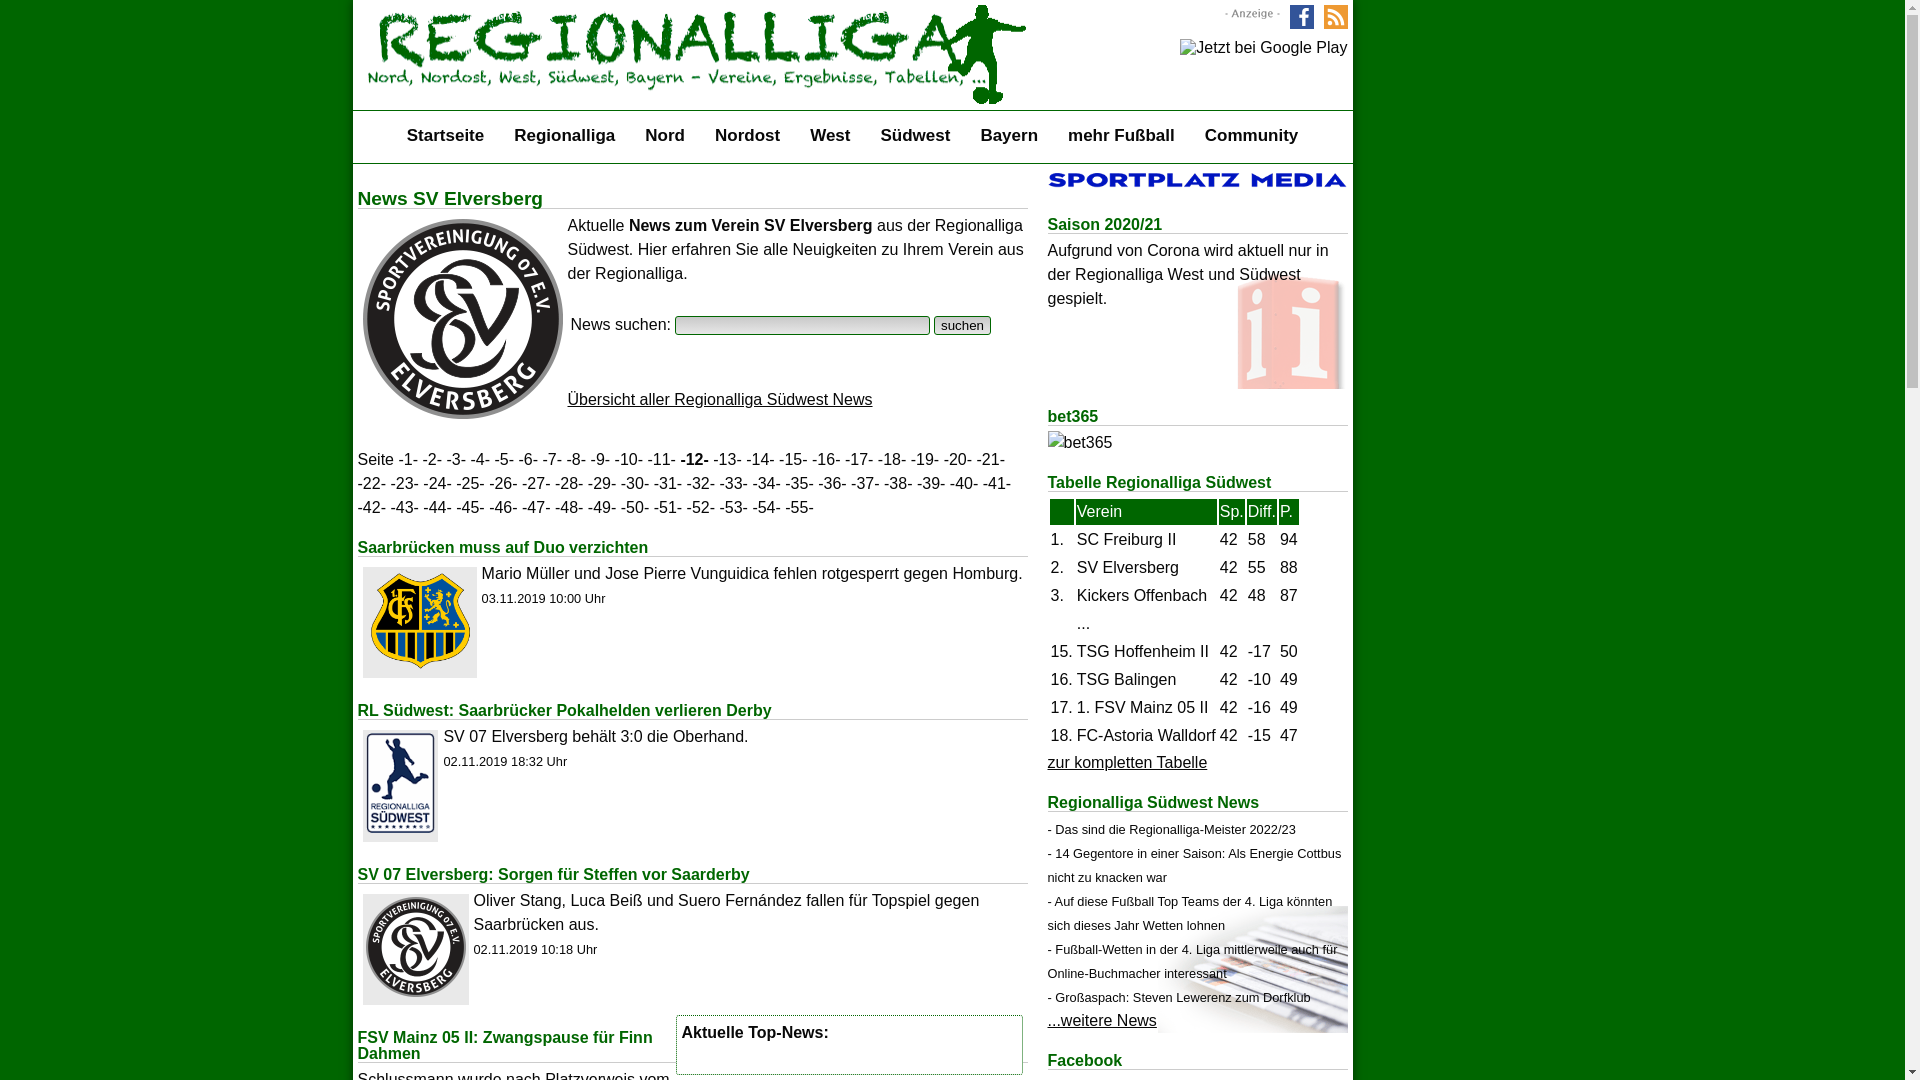 The image size is (1920, 1080). Describe the element at coordinates (725, 459) in the screenshot. I see `'-13-'` at that location.